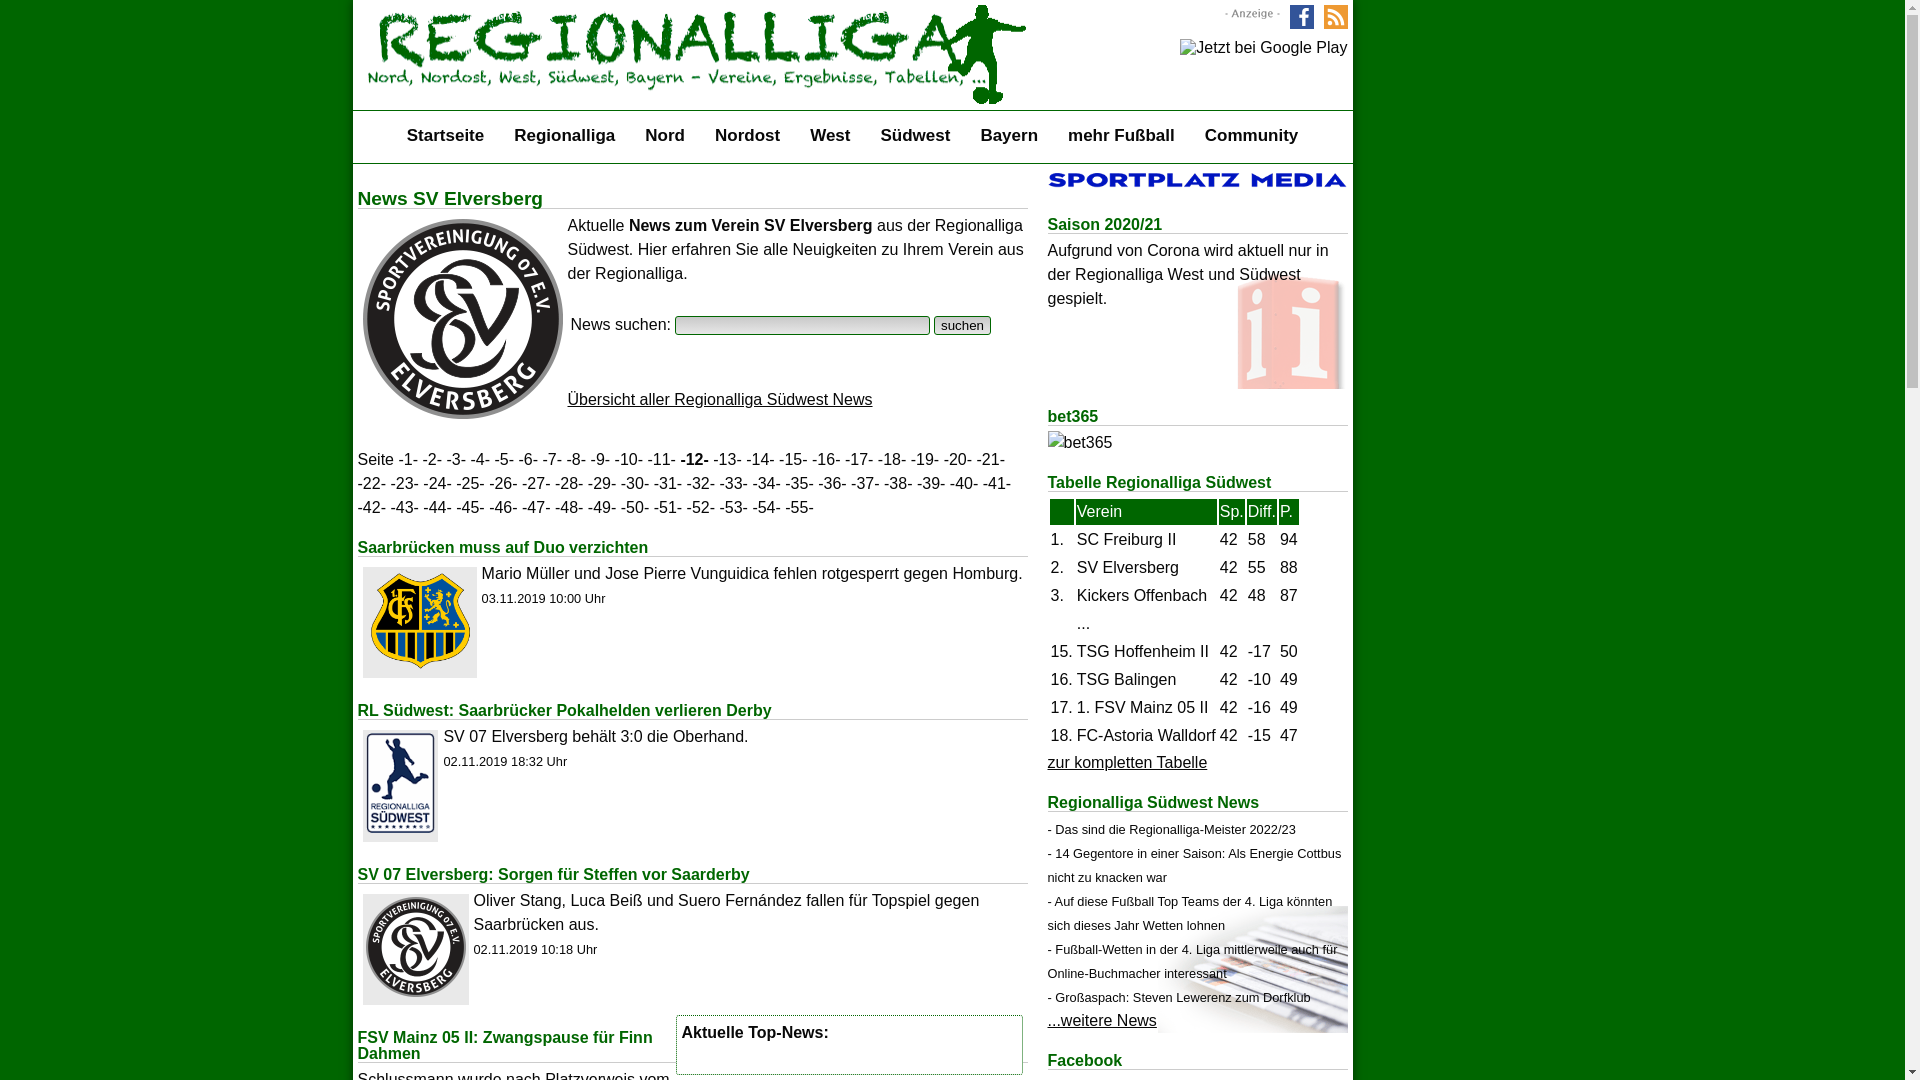 The image size is (1920, 1080). Describe the element at coordinates (725, 459) in the screenshot. I see `'-13-'` at that location.